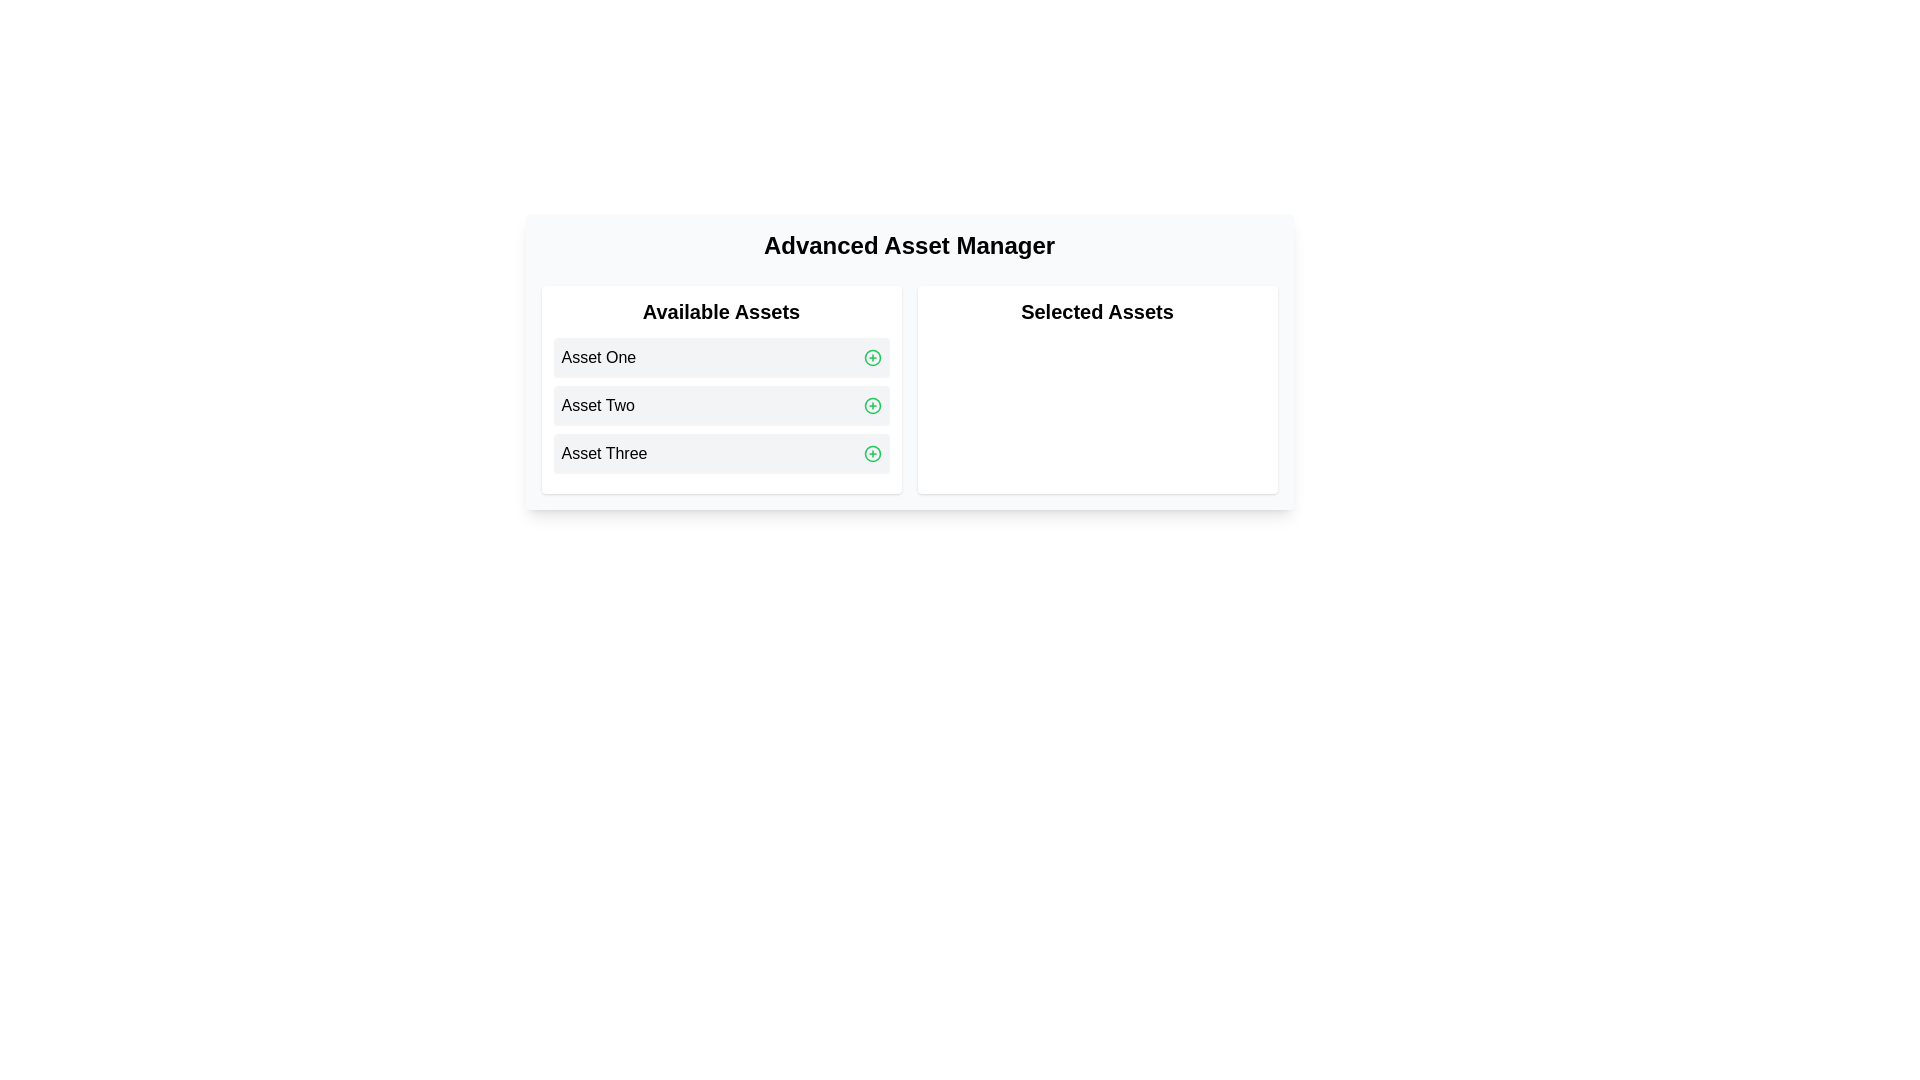  I want to click on outer circular component of the icon located to the right of the 'Asset One' label in the 'Available Assets' section using browser developer tools, so click(872, 357).